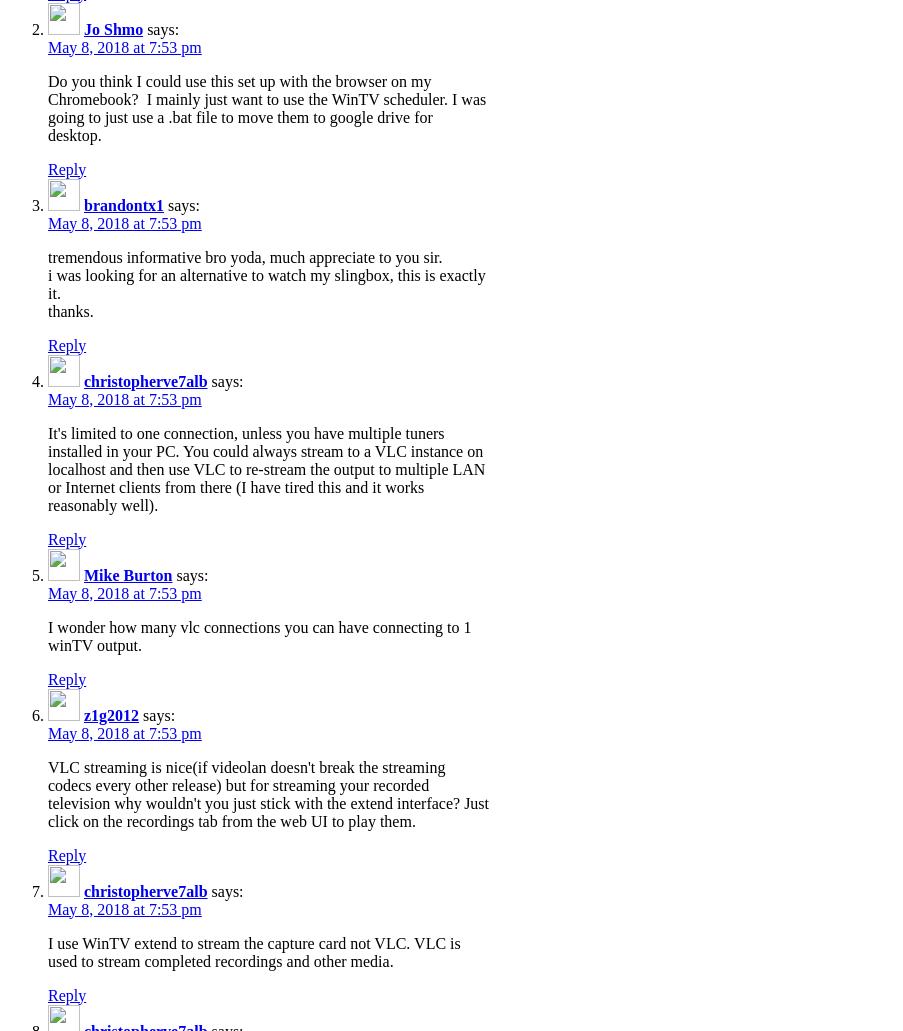 Image resolution: width=903 pixels, height=1031 pixels. I want to click on 'Do you think I could use this set up with the browser on my Chromebook?  I mainly just want to use the WinTV scheduler. I was going to just use a .bat file to move them to google drive for desktop.', so click(47, 106).